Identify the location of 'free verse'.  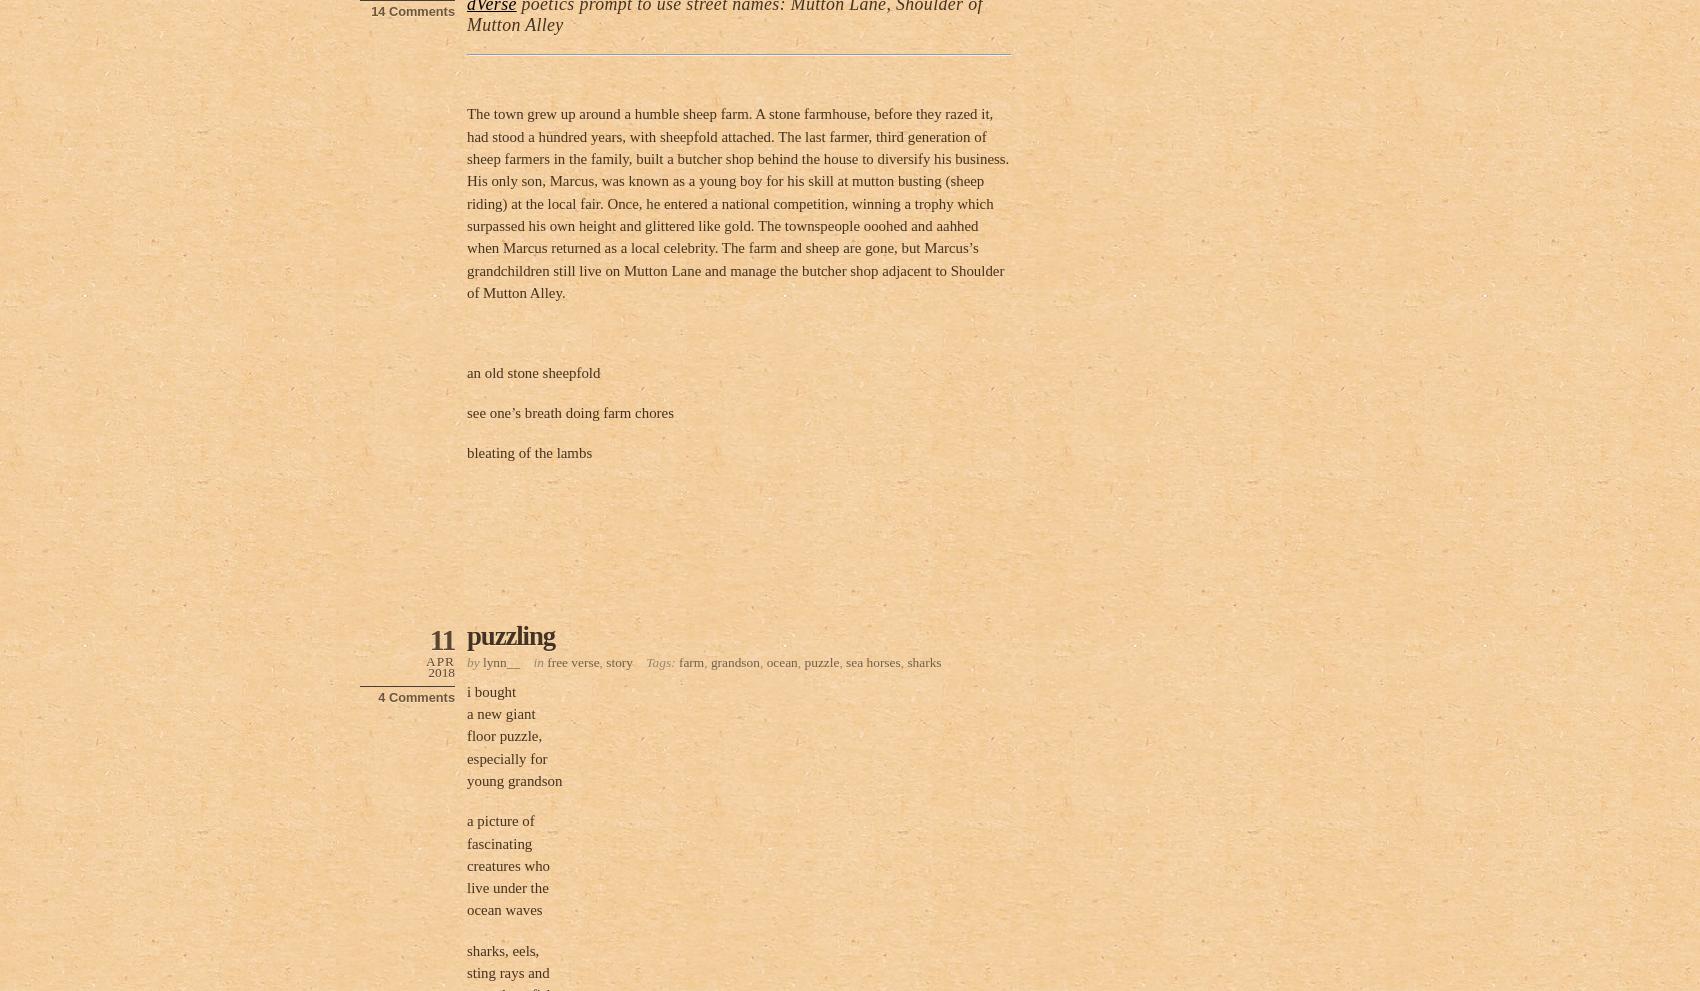
(572, 660).